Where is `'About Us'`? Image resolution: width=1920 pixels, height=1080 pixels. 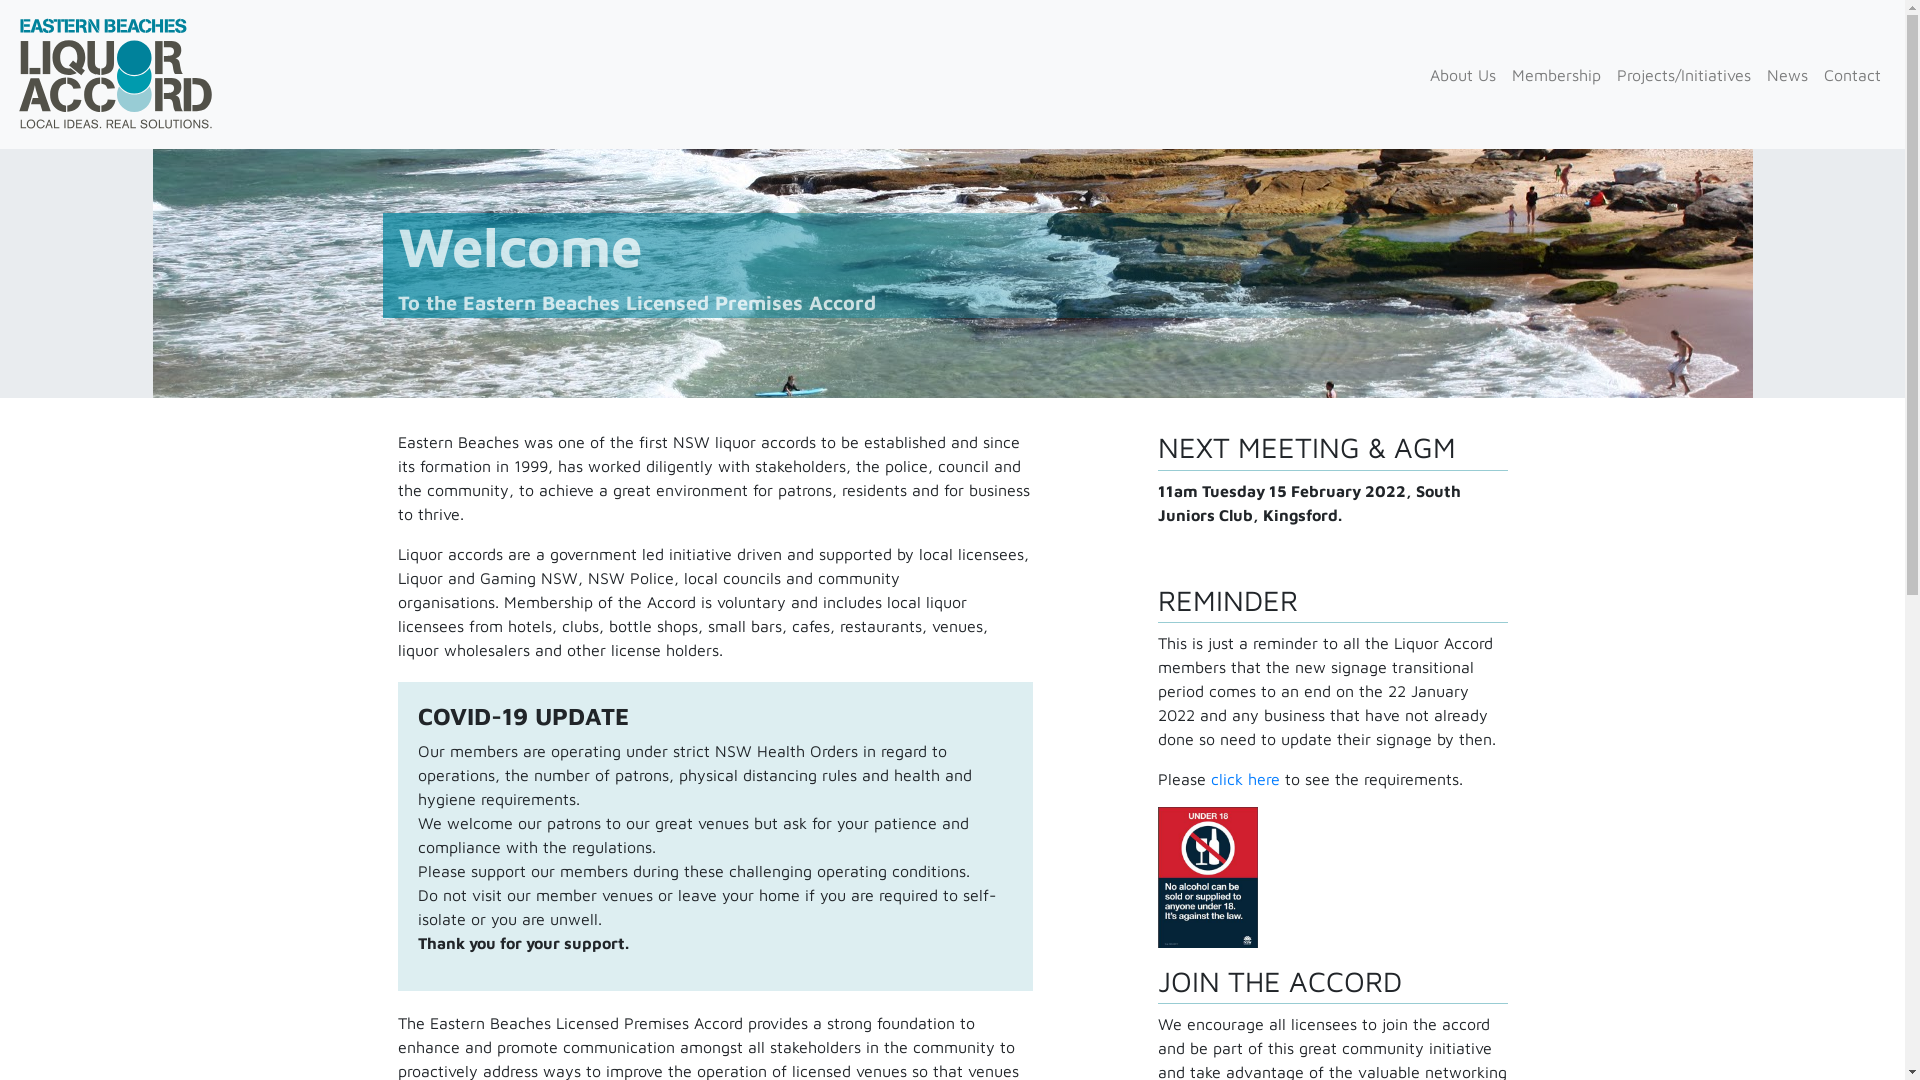
'About Us' is located at coordinates (1463, 73).